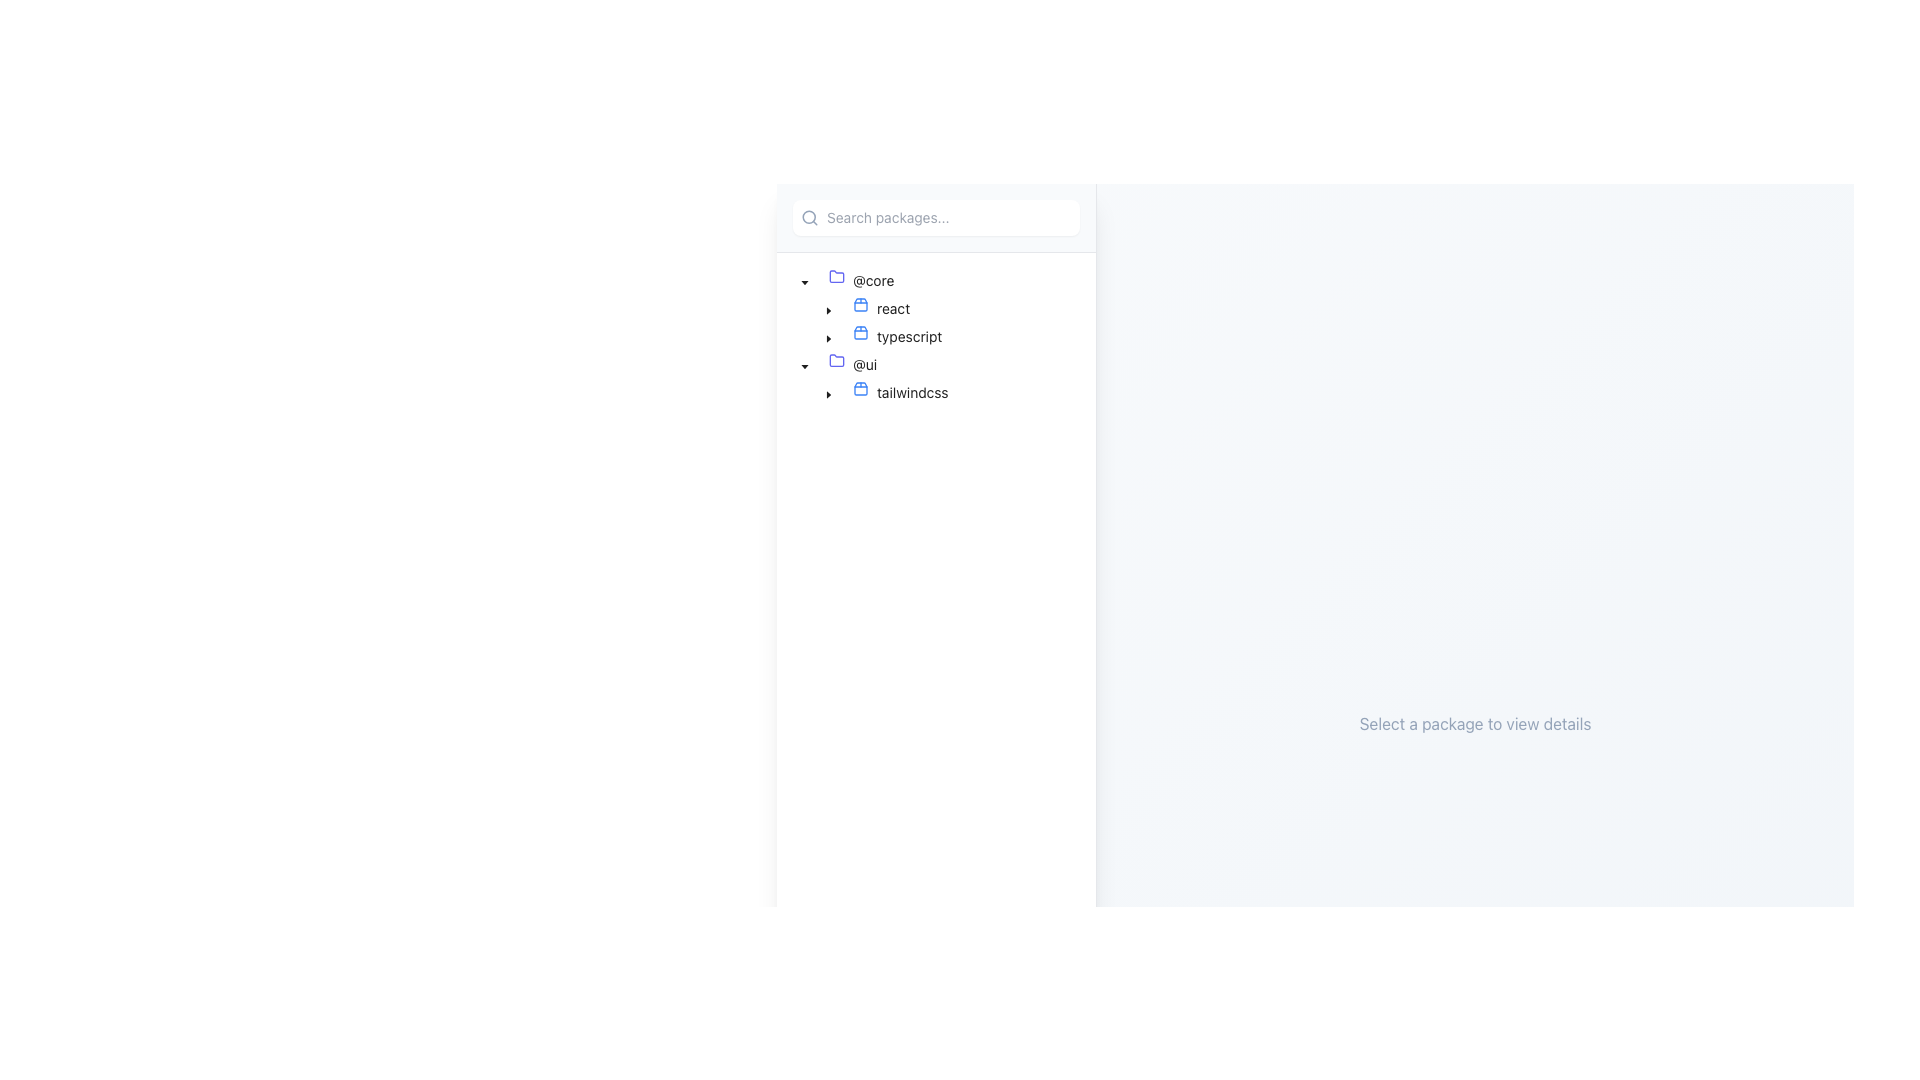 The image size is (1920, 1080). I want to click on the tree node with the folder icon in purple and text '@ui', located under the '@core' directory in the left panel, so click(853, 365).